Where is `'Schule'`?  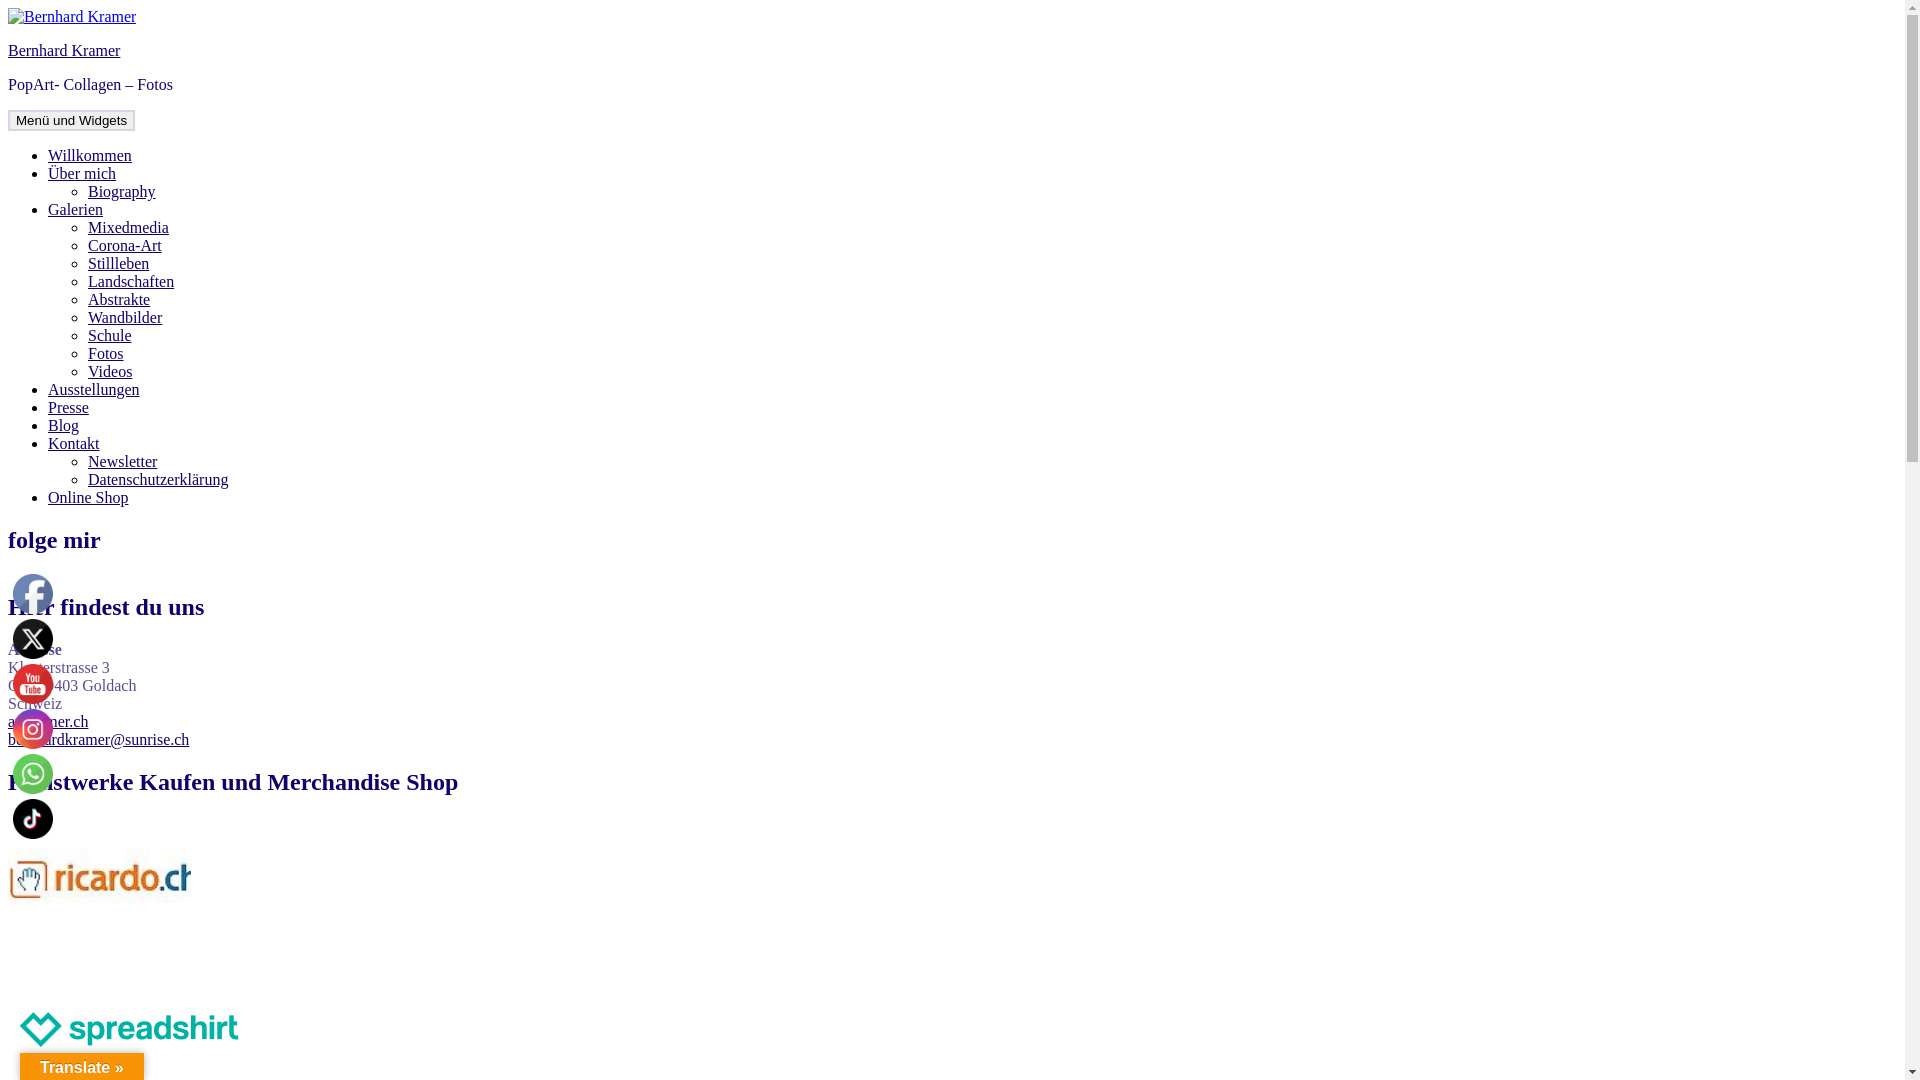 'Schule' is located at coordinates (86, 334).